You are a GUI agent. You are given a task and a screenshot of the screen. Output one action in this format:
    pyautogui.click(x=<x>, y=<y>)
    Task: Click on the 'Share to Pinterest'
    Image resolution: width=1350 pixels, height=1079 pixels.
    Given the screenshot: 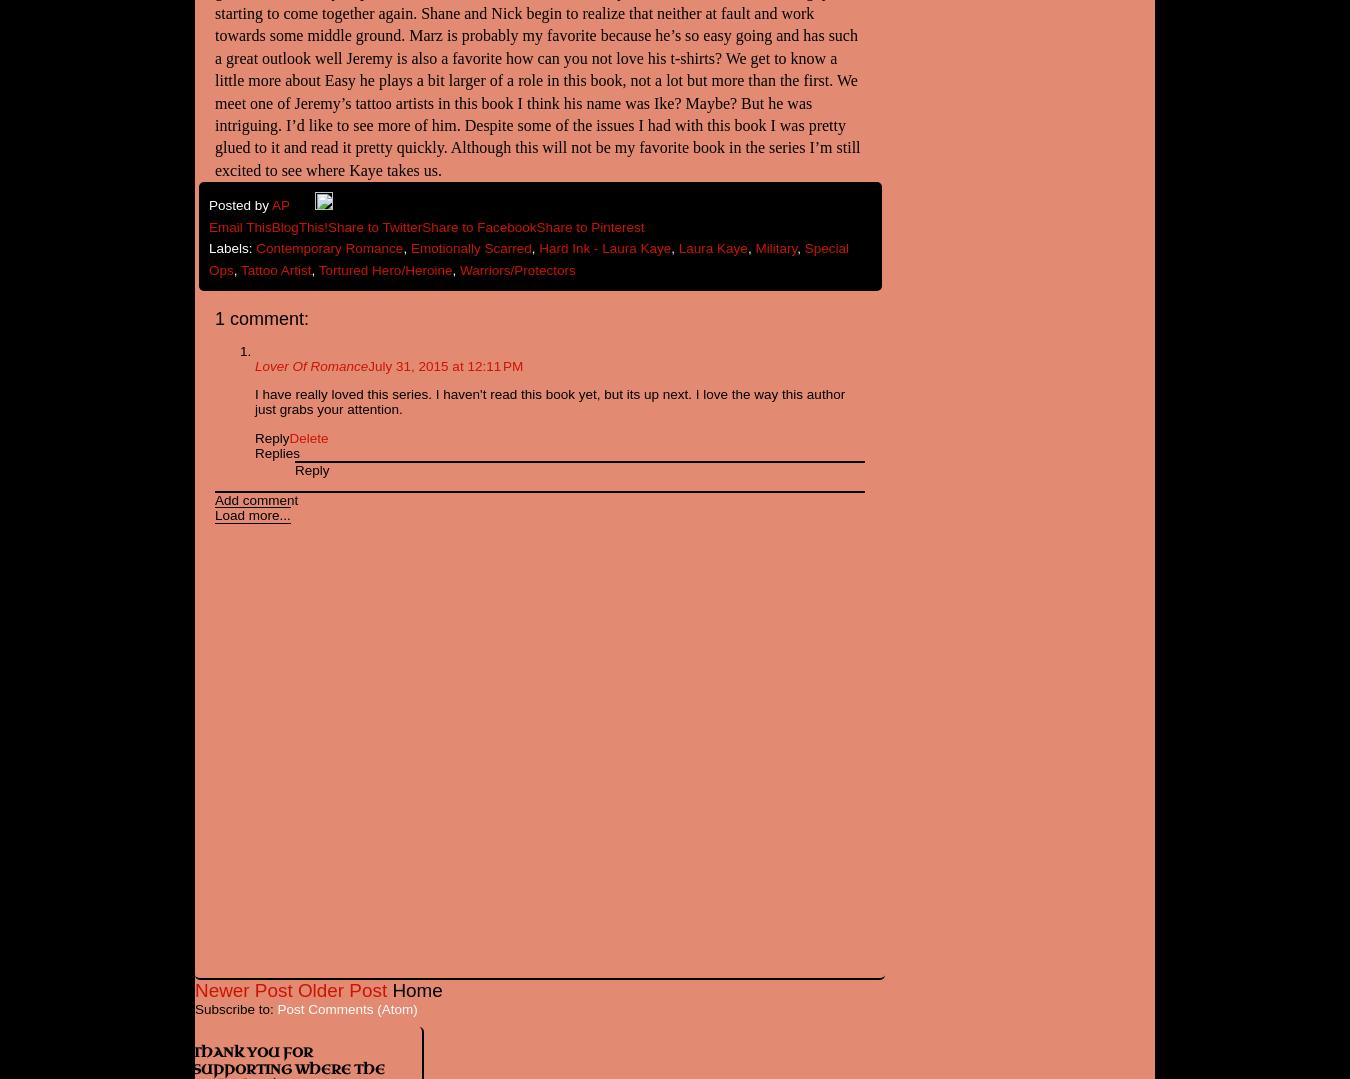 What is the action you would take?
    pyautogui.click(x=534, y=225)
    